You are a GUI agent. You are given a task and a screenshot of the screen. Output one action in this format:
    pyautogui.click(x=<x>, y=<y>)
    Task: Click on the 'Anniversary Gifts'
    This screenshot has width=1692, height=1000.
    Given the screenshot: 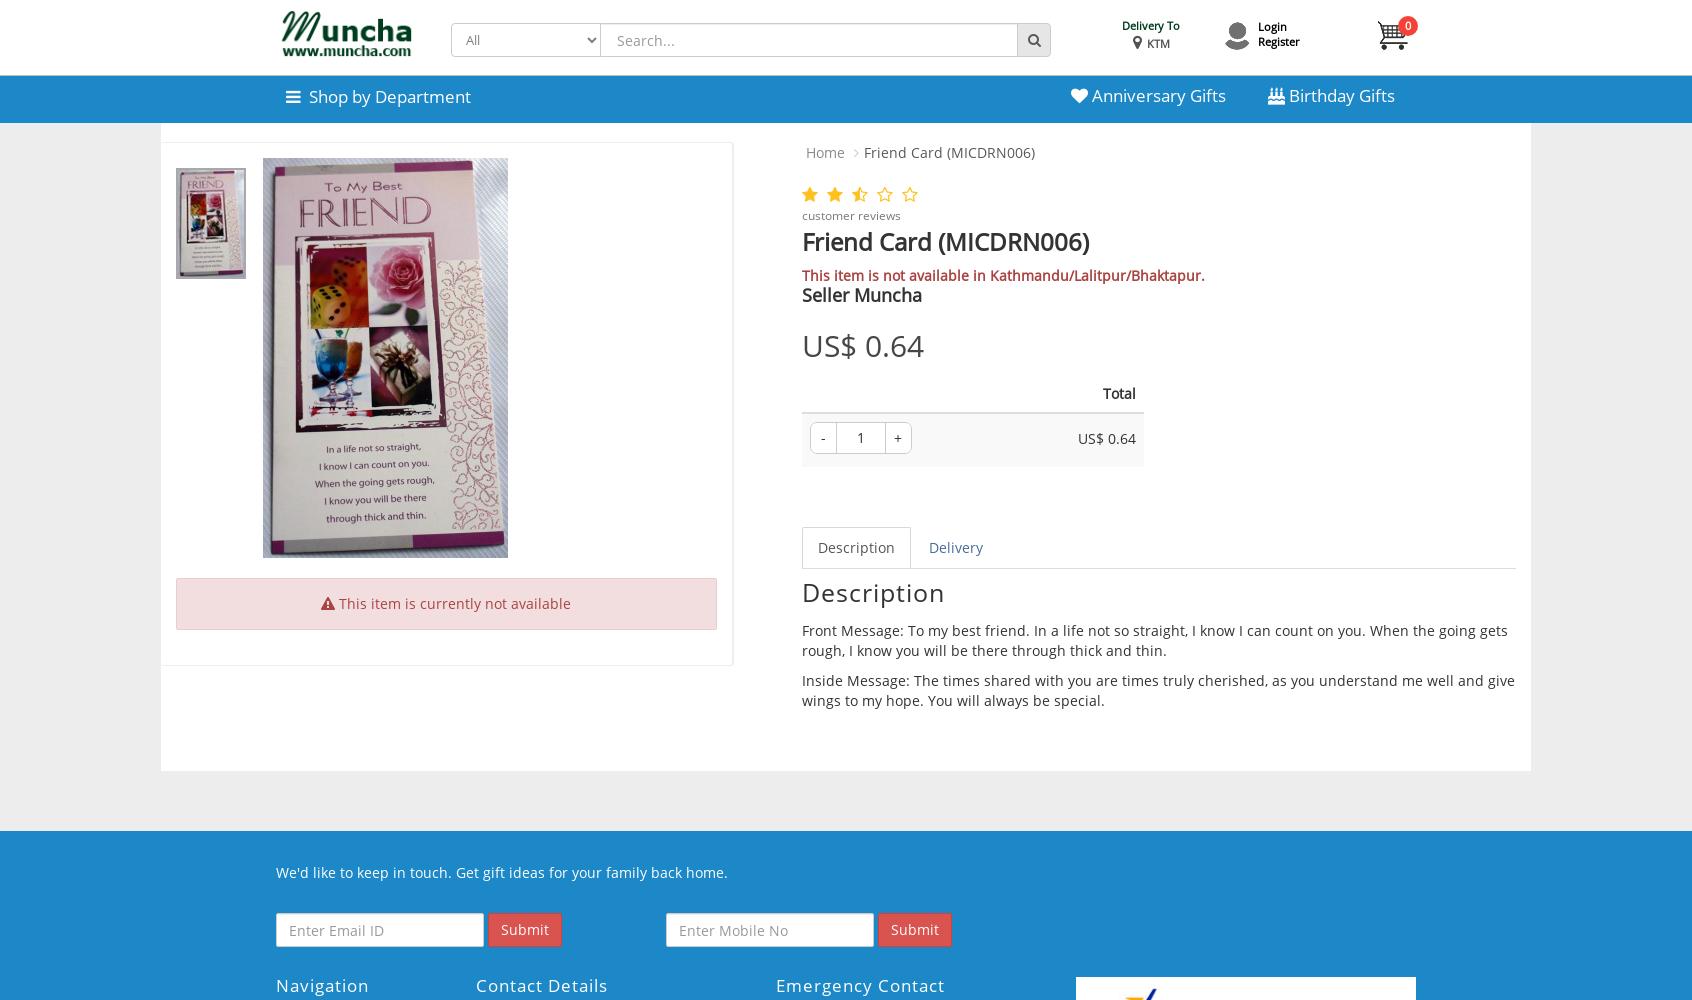 What is the action you would take?
    pyautogui.click(x=1155, y=94)
    